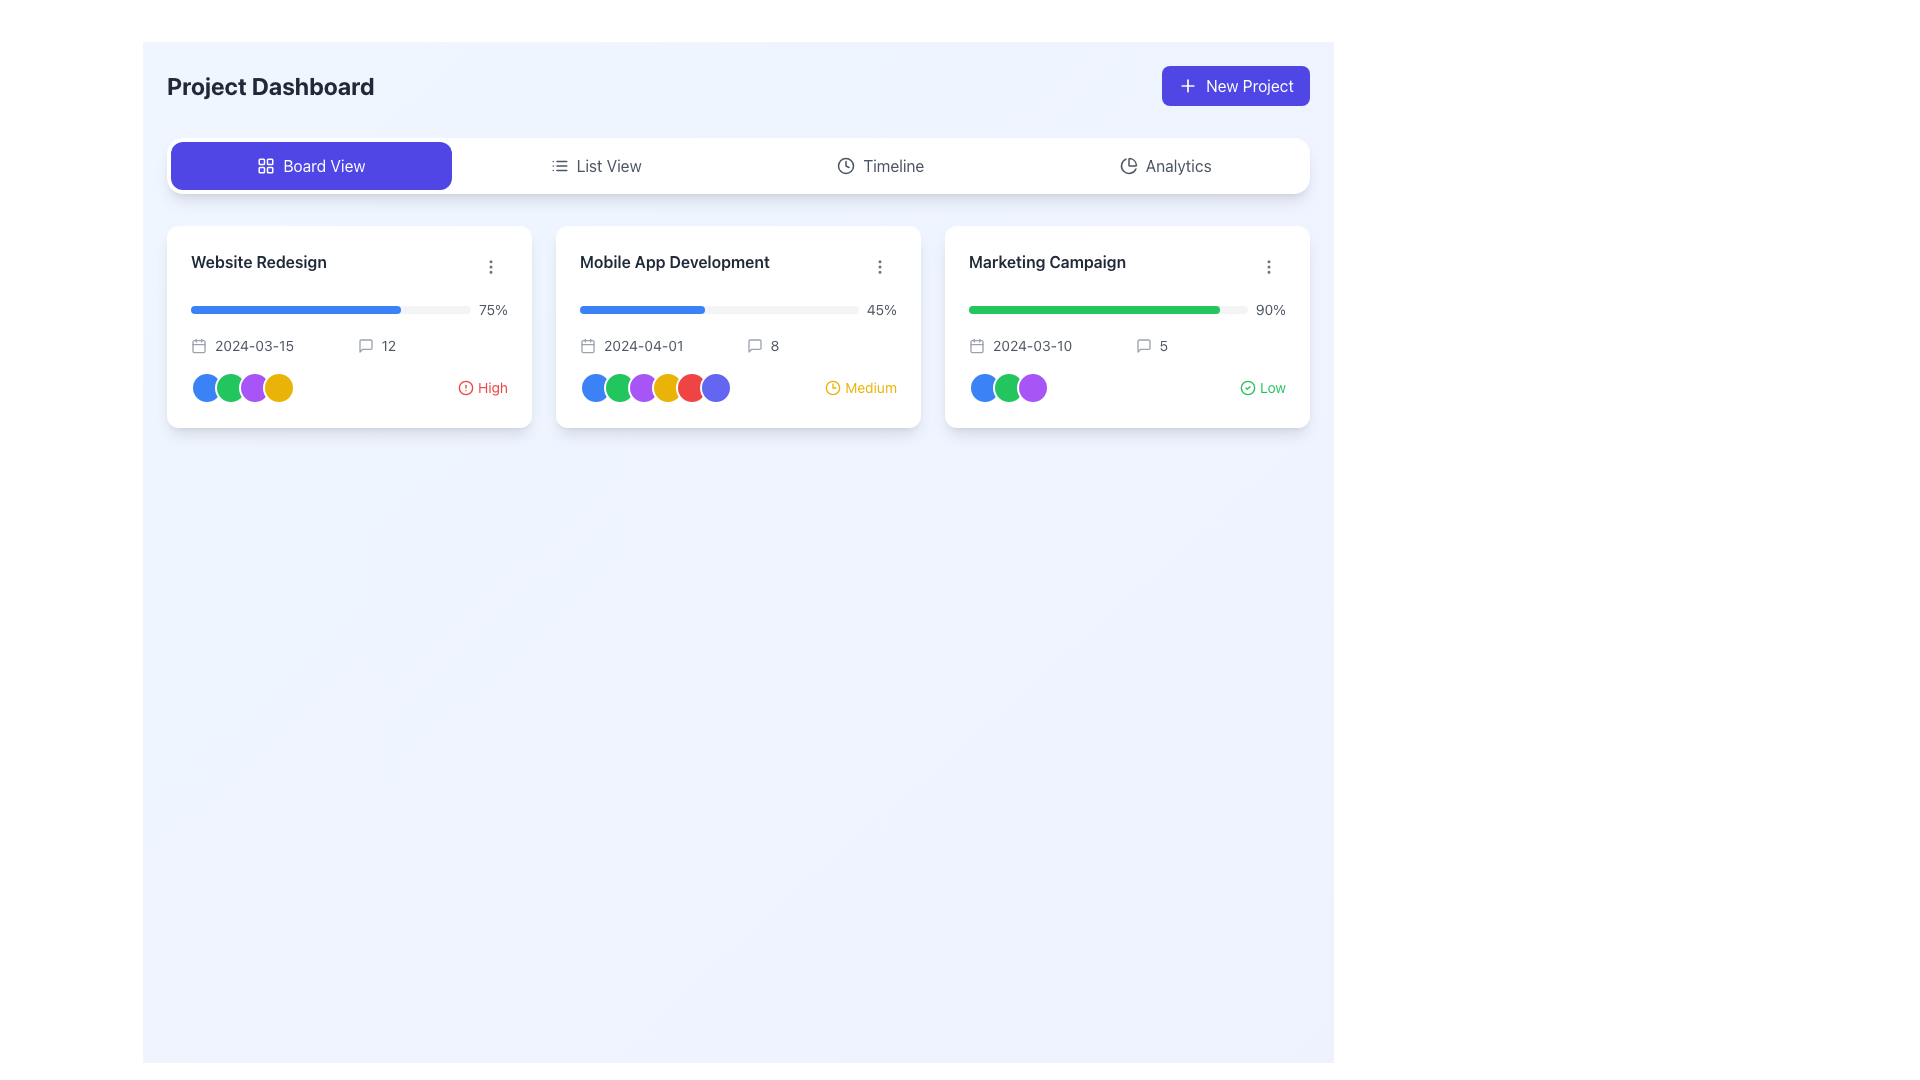 The image size is (1920, 1080). What do you see at coordinates (773, 345) in the screenshot?
I see `the text label that displays the numerical count of comments or interactions, located to the right of a speech bubble icon in the second card of the horizontal group` at bounding box center [773, 345].